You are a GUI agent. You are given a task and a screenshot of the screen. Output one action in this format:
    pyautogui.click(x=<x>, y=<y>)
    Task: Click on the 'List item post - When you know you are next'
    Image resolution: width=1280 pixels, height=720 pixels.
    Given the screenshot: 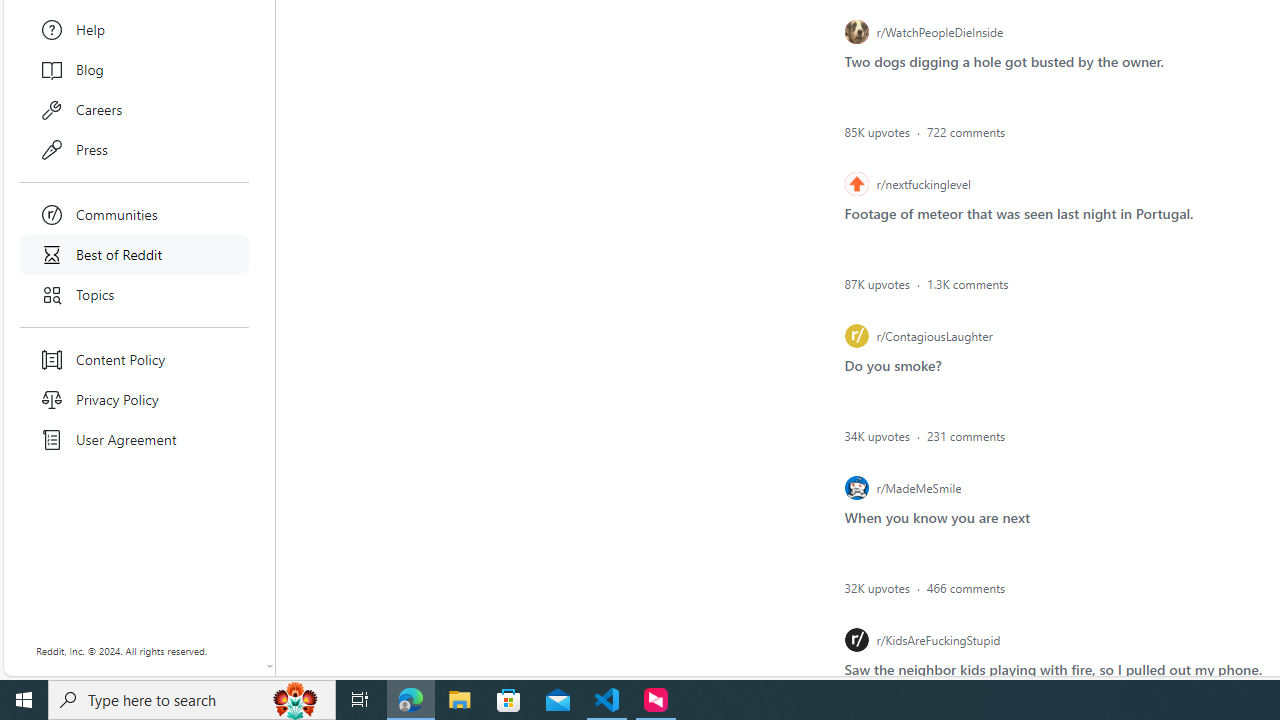 What is the action you would take?
    pyautogui.click(x=935, y=514)
    